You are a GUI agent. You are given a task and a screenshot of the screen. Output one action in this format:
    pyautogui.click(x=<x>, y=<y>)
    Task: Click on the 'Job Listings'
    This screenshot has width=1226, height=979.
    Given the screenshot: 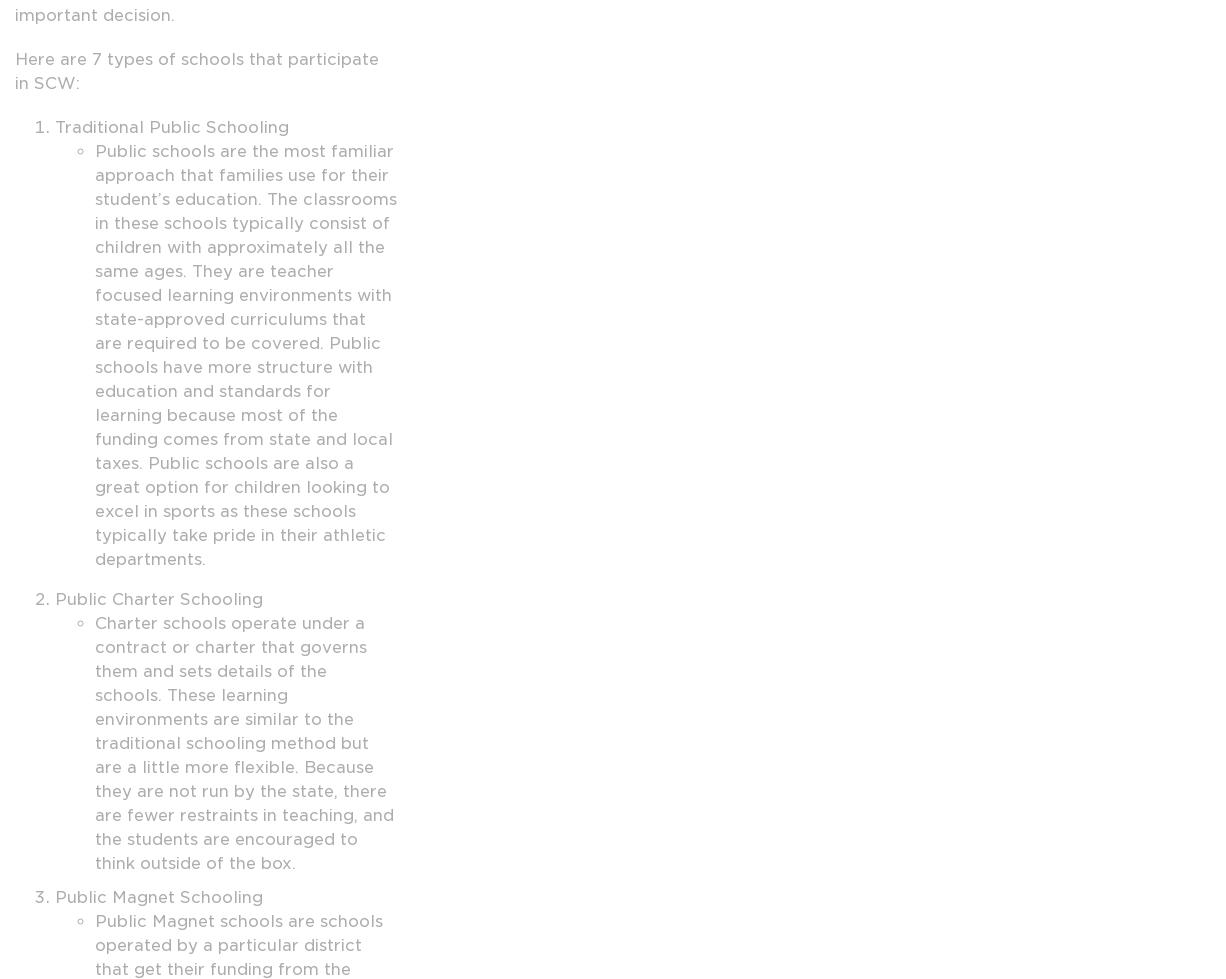 What is the action you would take?
    pyautogui.click(x=280, y=681)
    